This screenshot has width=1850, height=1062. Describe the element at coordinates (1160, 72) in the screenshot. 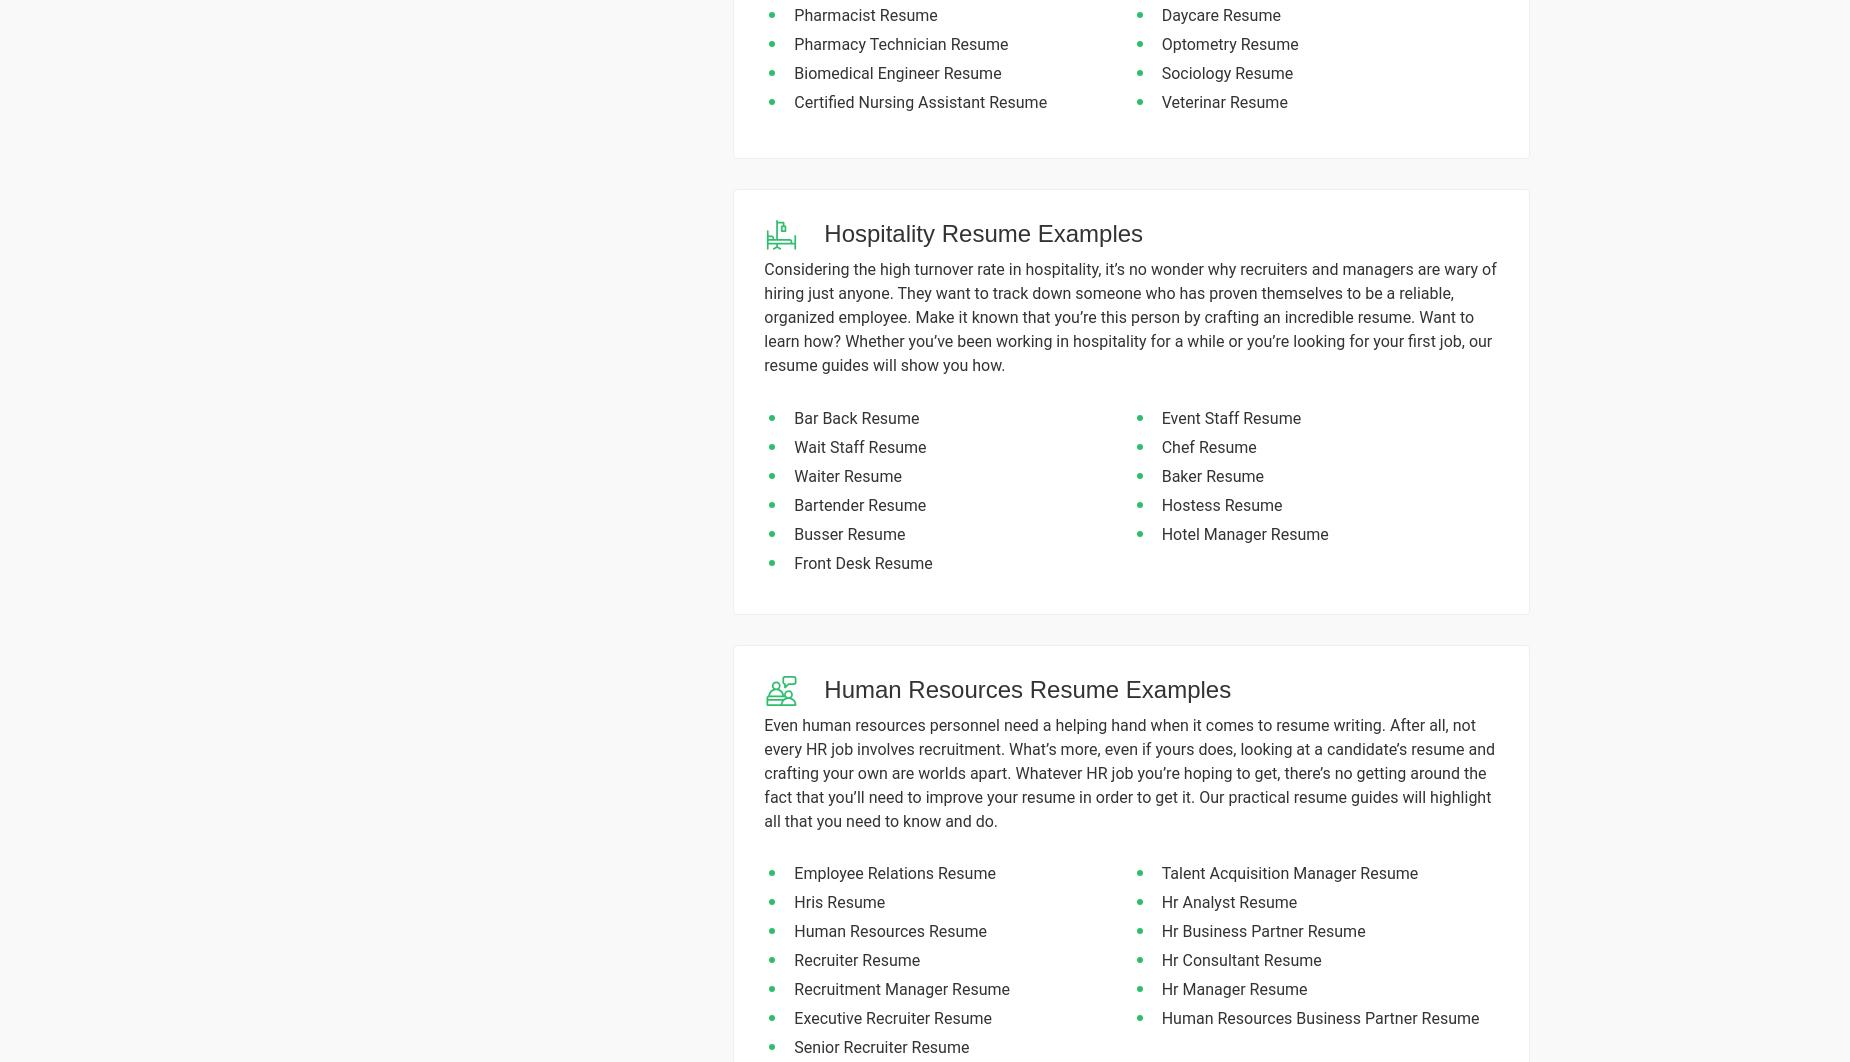

I see `'Sociology Resume'` at that location.